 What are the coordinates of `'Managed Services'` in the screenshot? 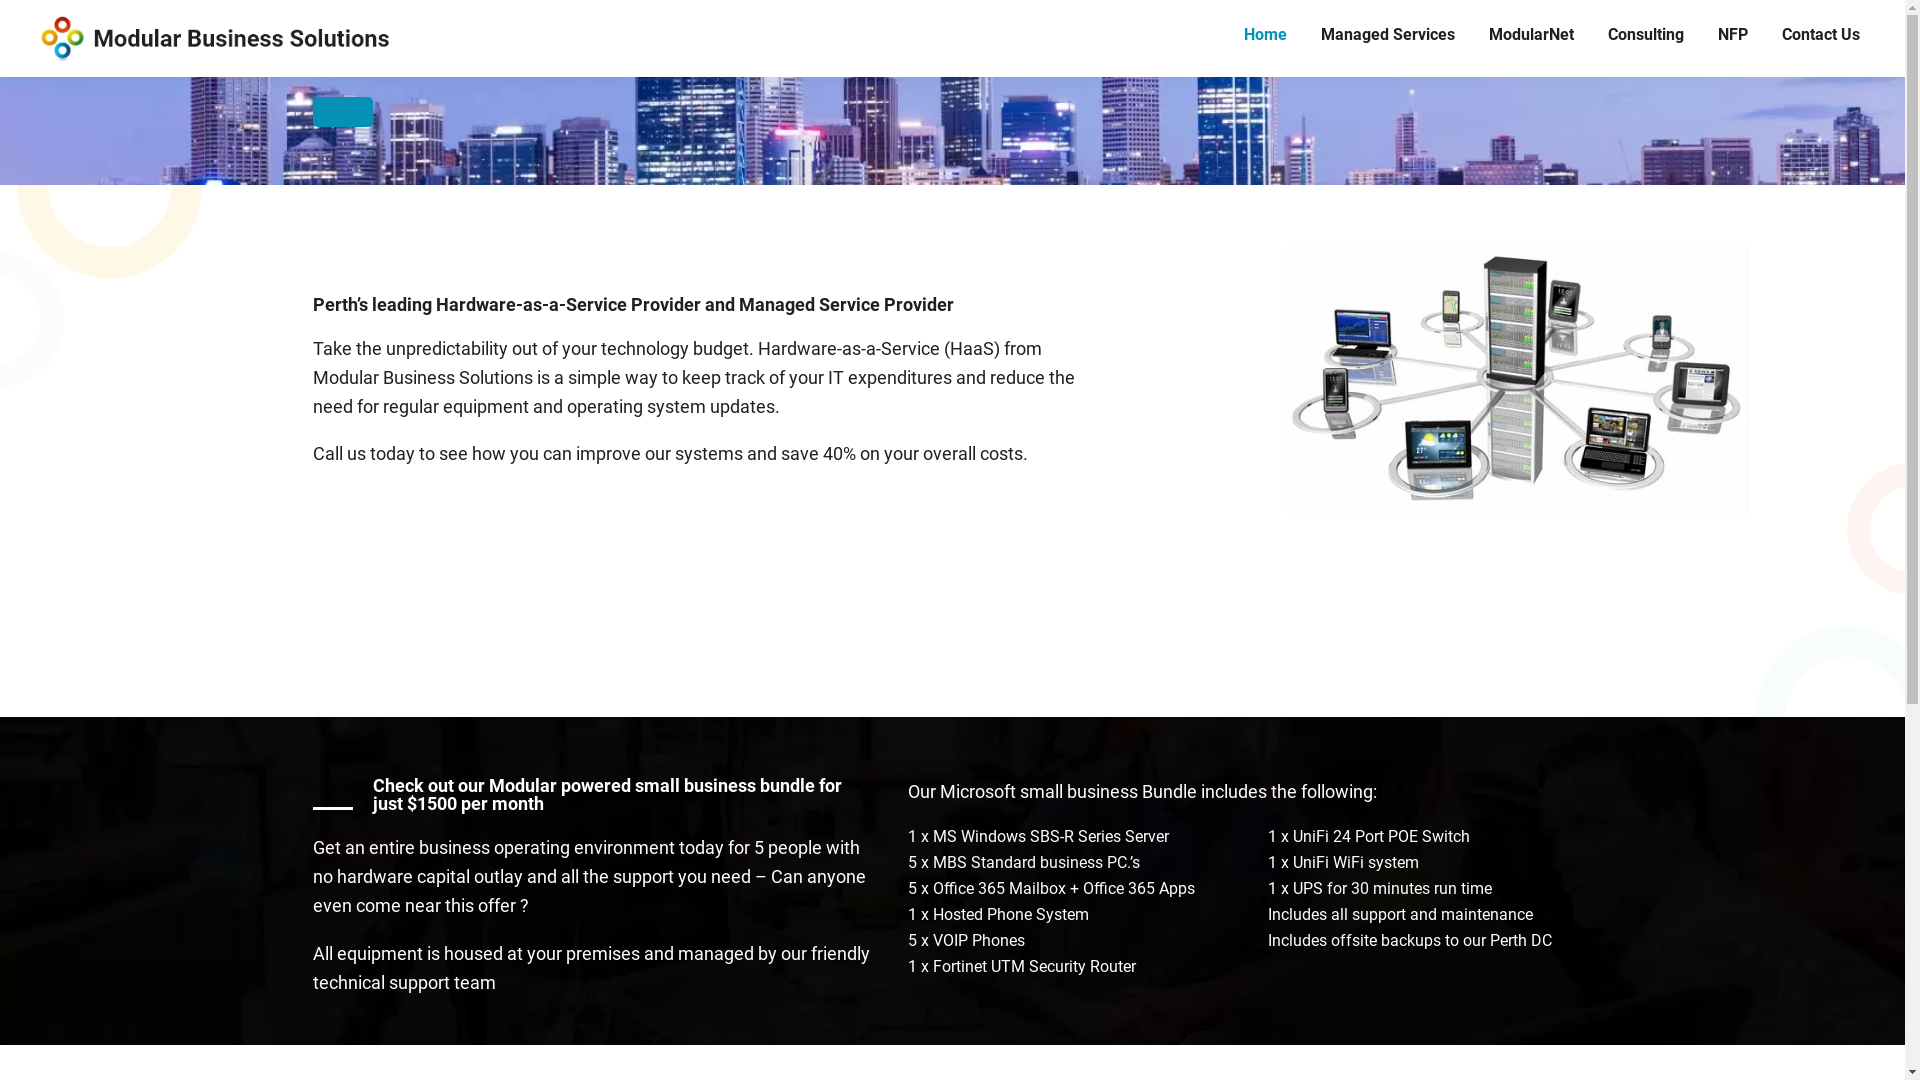 It's located at (1386, 34).